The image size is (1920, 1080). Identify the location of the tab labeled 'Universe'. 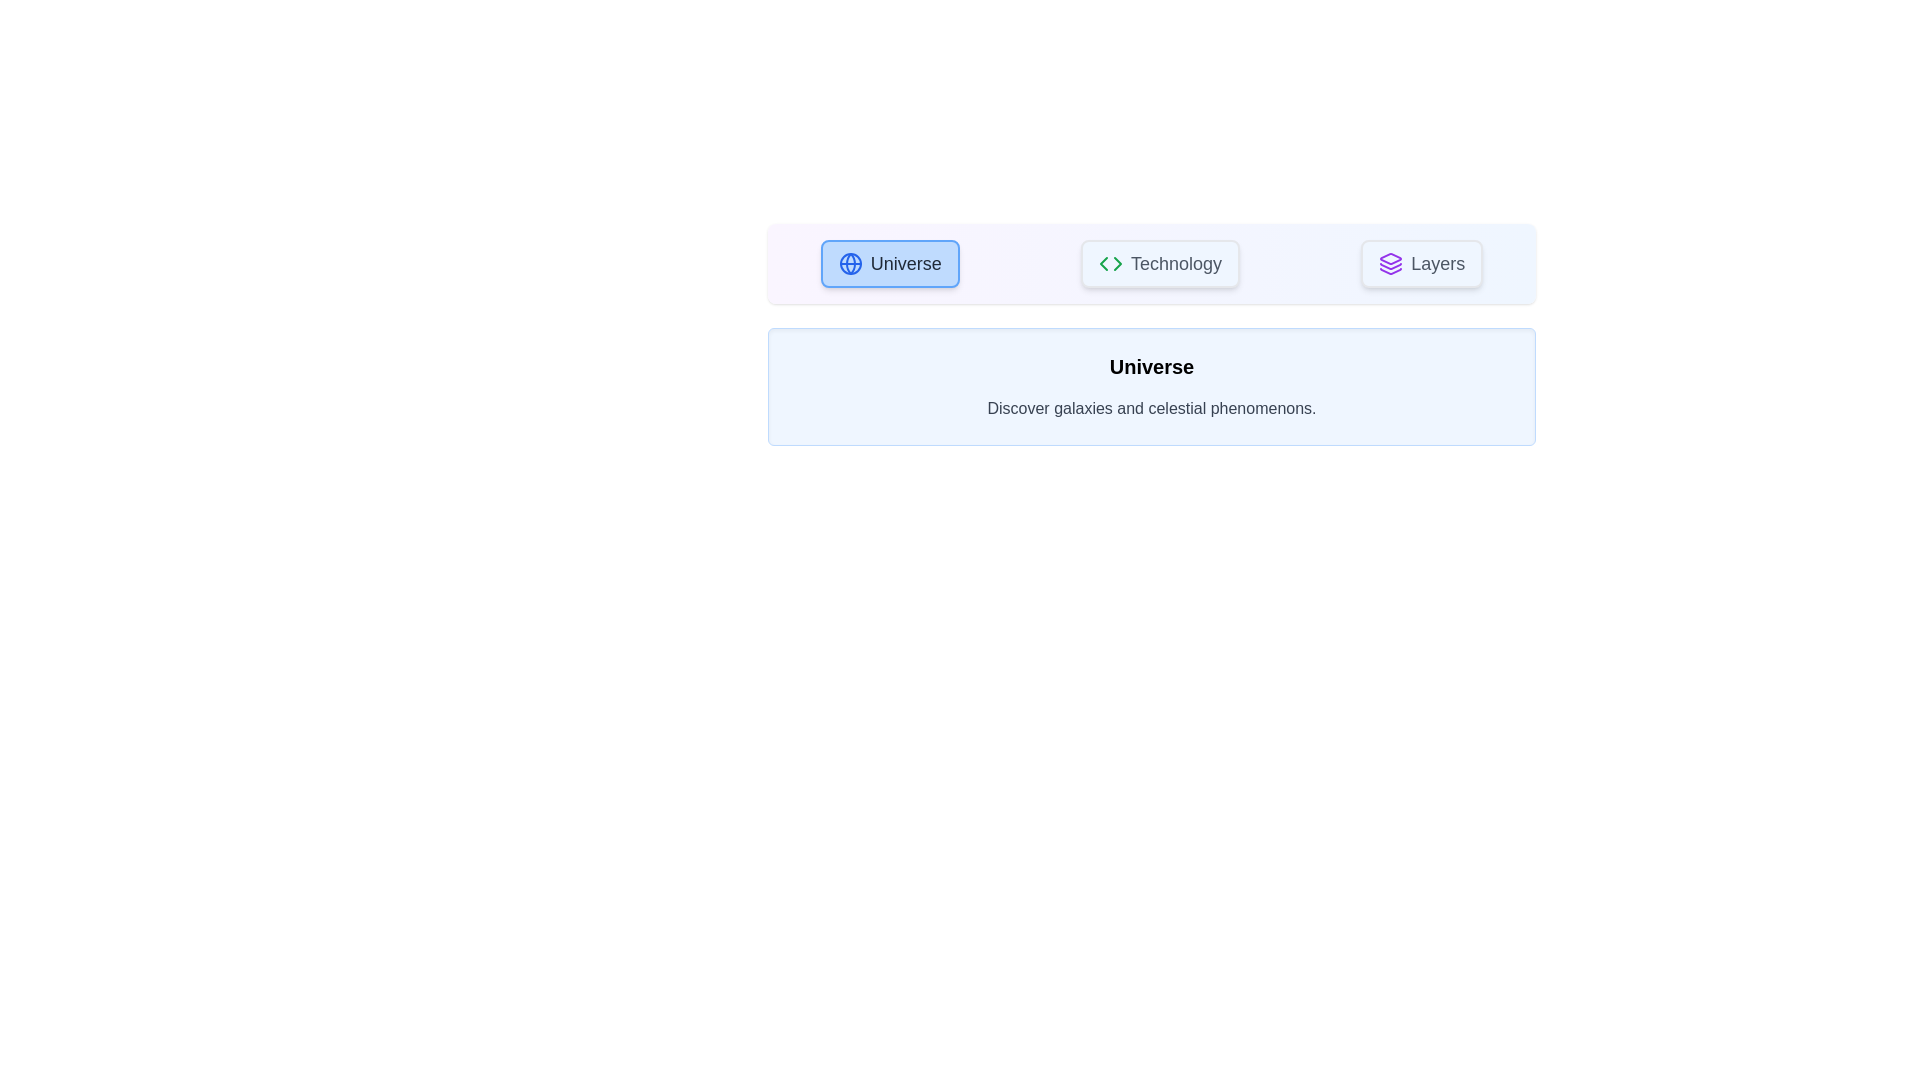
(889, 262).